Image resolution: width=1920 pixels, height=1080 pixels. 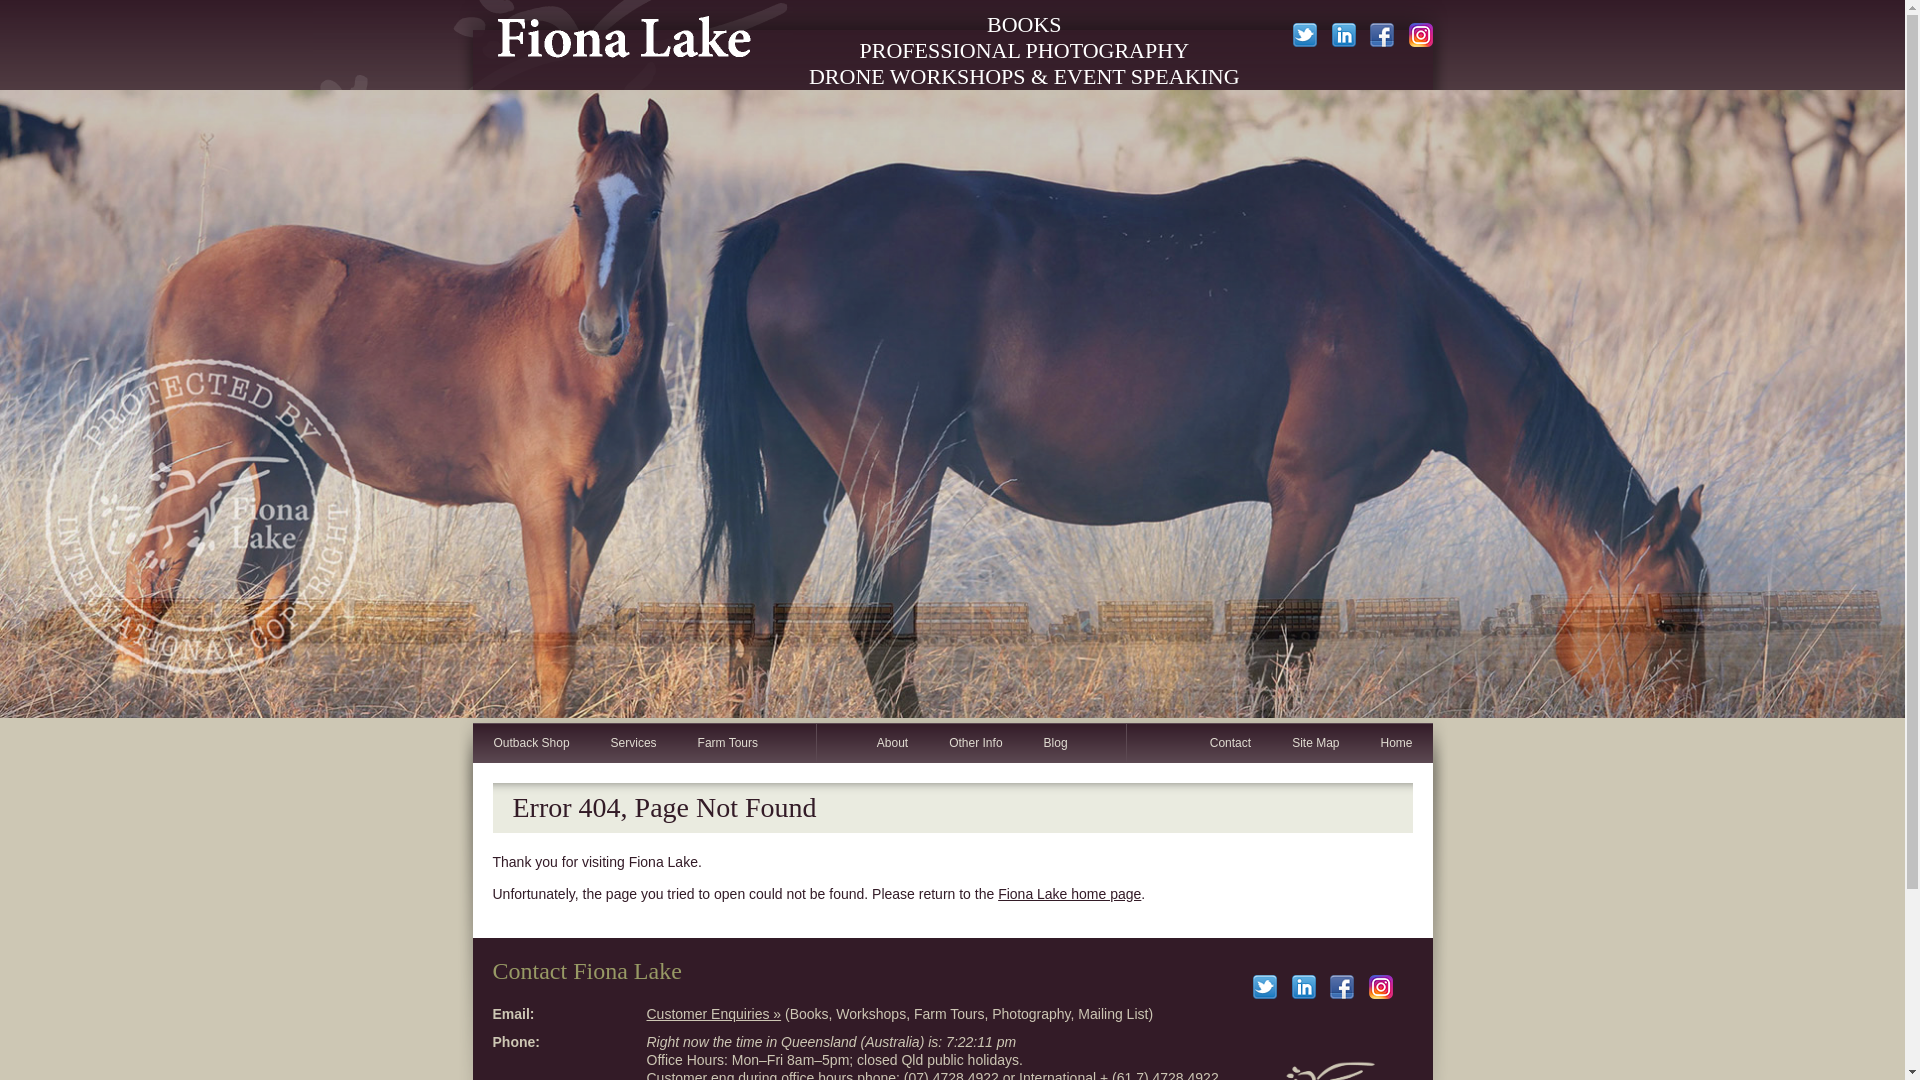 I want to click on 'Contact', so click(x=1228, y=743).